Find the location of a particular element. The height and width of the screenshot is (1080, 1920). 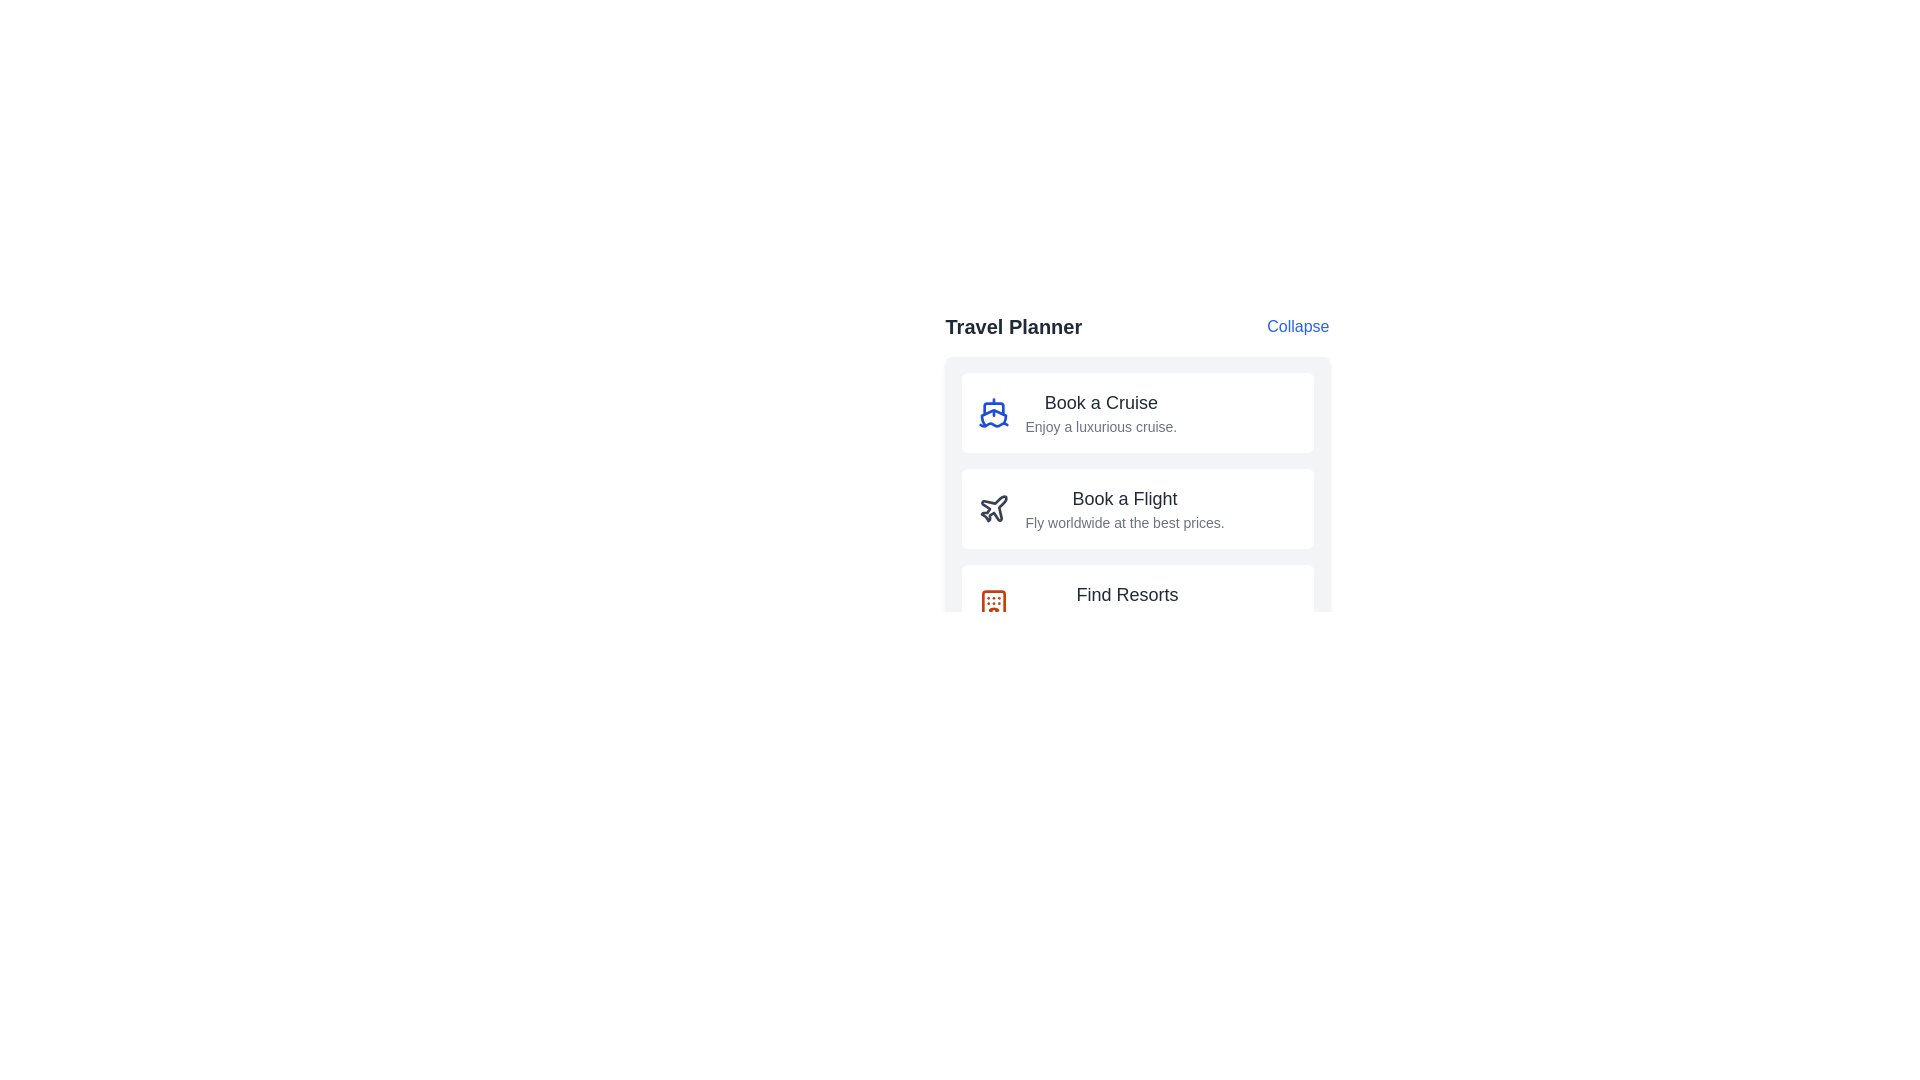

the interactive text button labeled 'Collapse' located at the top-right corner of the 'Travel Planner' header is located at coordinates (1298, 326).